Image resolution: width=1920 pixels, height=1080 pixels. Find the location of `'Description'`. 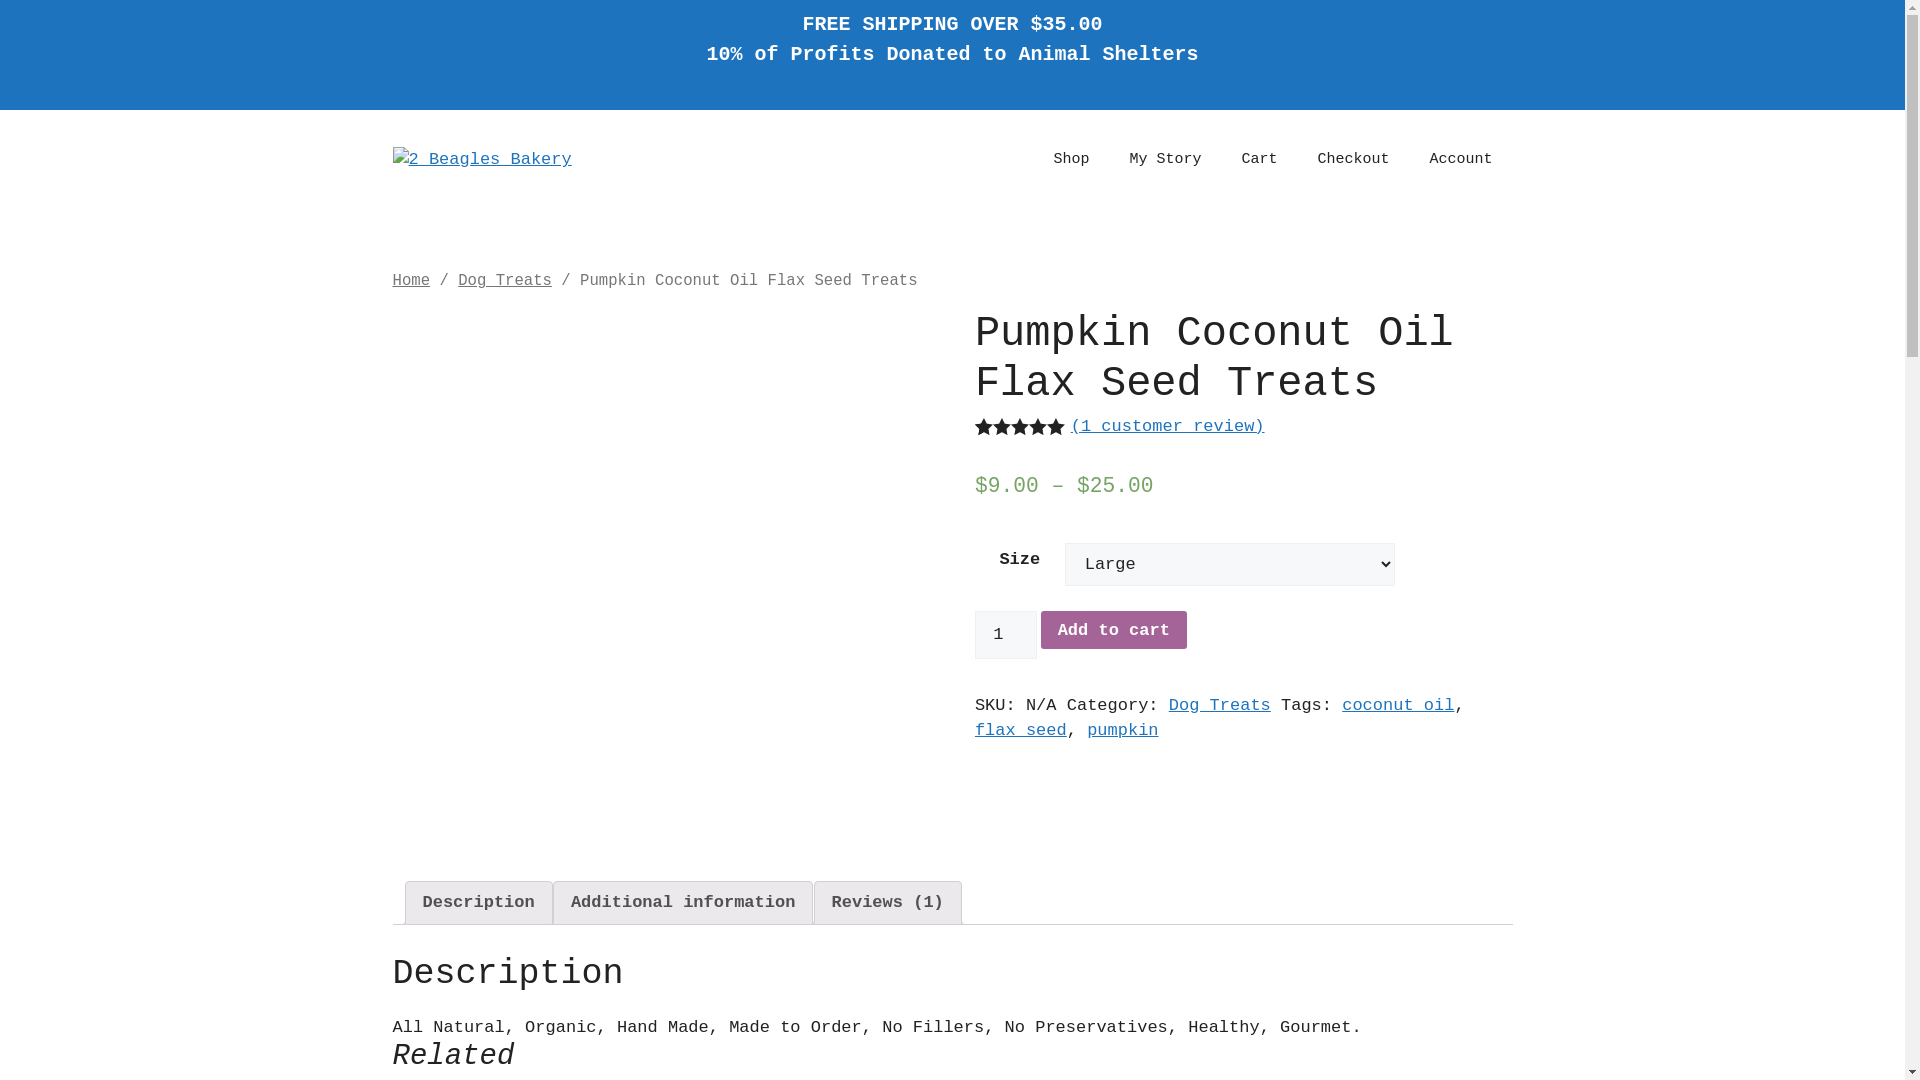

'Description' is located at coordinates (477, 903).